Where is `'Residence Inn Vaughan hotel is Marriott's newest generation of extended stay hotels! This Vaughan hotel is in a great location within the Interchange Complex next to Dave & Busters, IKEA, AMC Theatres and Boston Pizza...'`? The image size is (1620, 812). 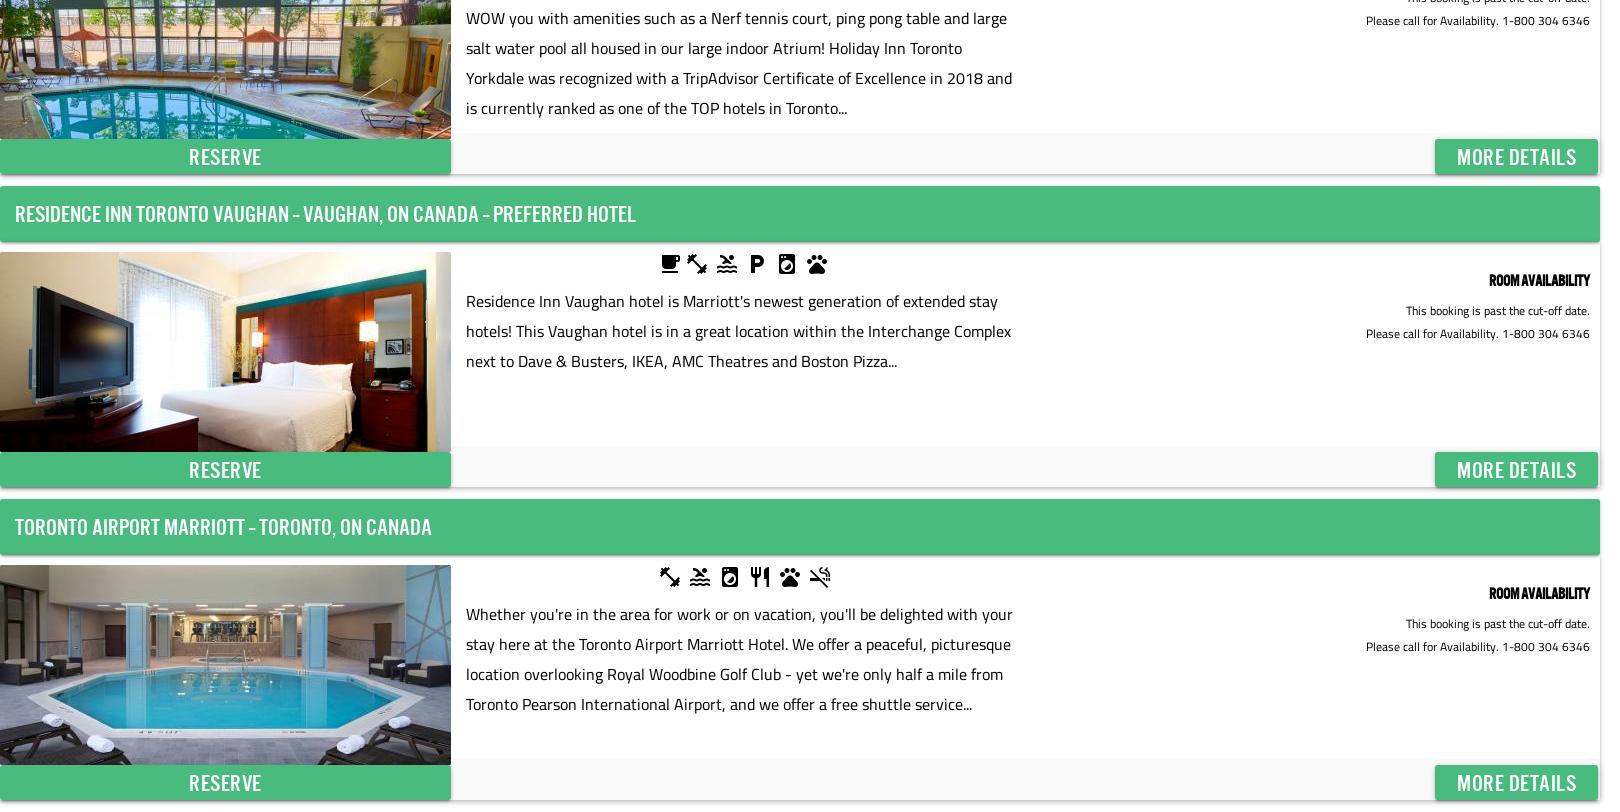 'Residence Inn Vaughan hotel is Marriott's newest generation of extended stay hotels! This Vaughan hotel is in a great location within the Interchange Complex next to Dave & Busters, IKEA, AMC Theatres and Boston Pizza...' is located at coordinates (737, 330).